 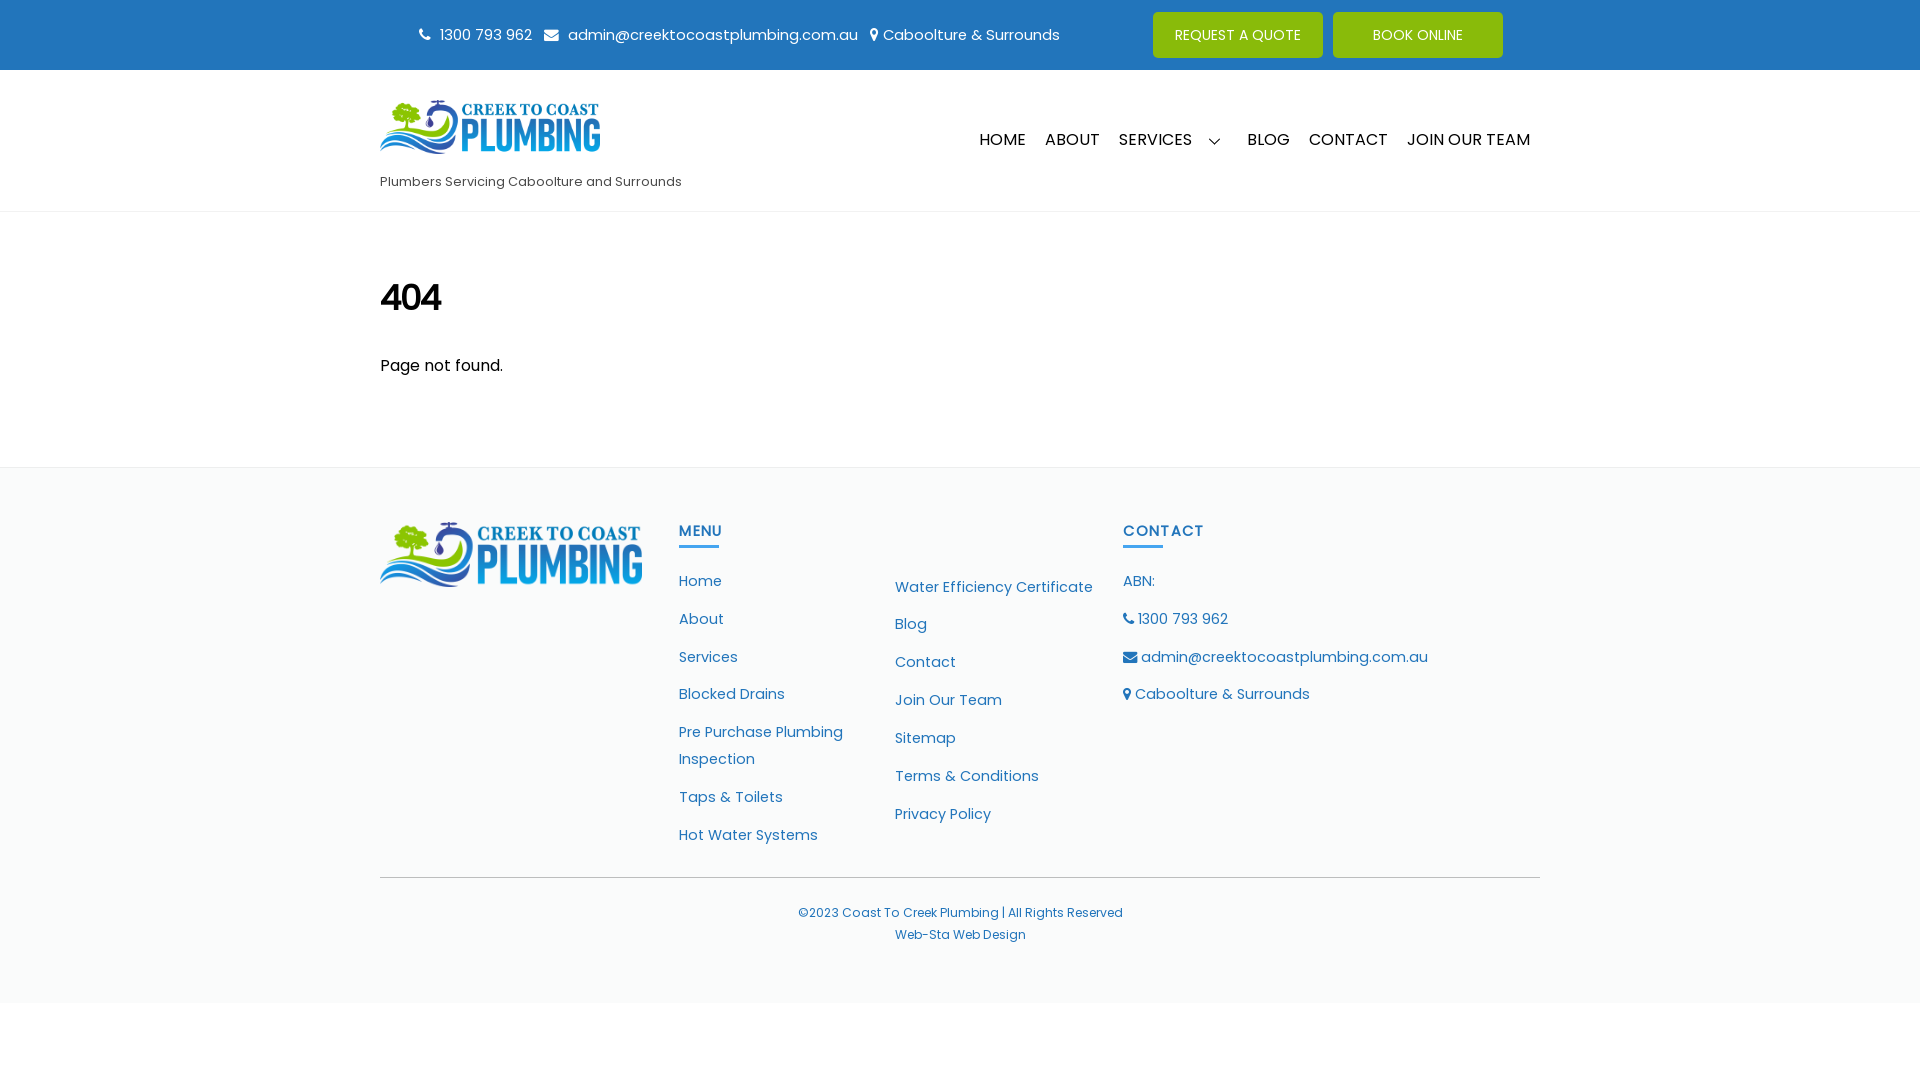 I want to click on 'Home', so click(x=700, y=581).